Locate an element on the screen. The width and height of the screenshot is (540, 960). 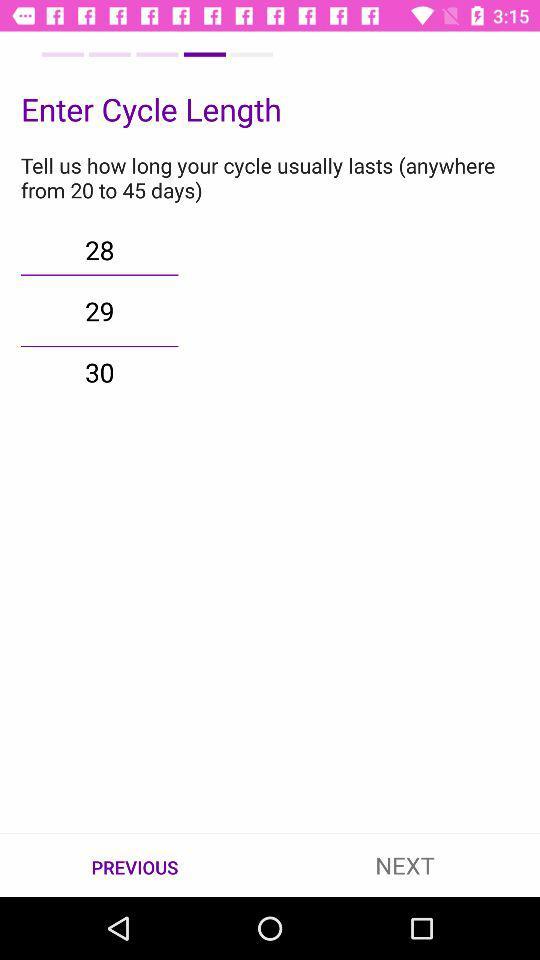
the icon to the right of the previous icon is located at coordinates (405, 864).